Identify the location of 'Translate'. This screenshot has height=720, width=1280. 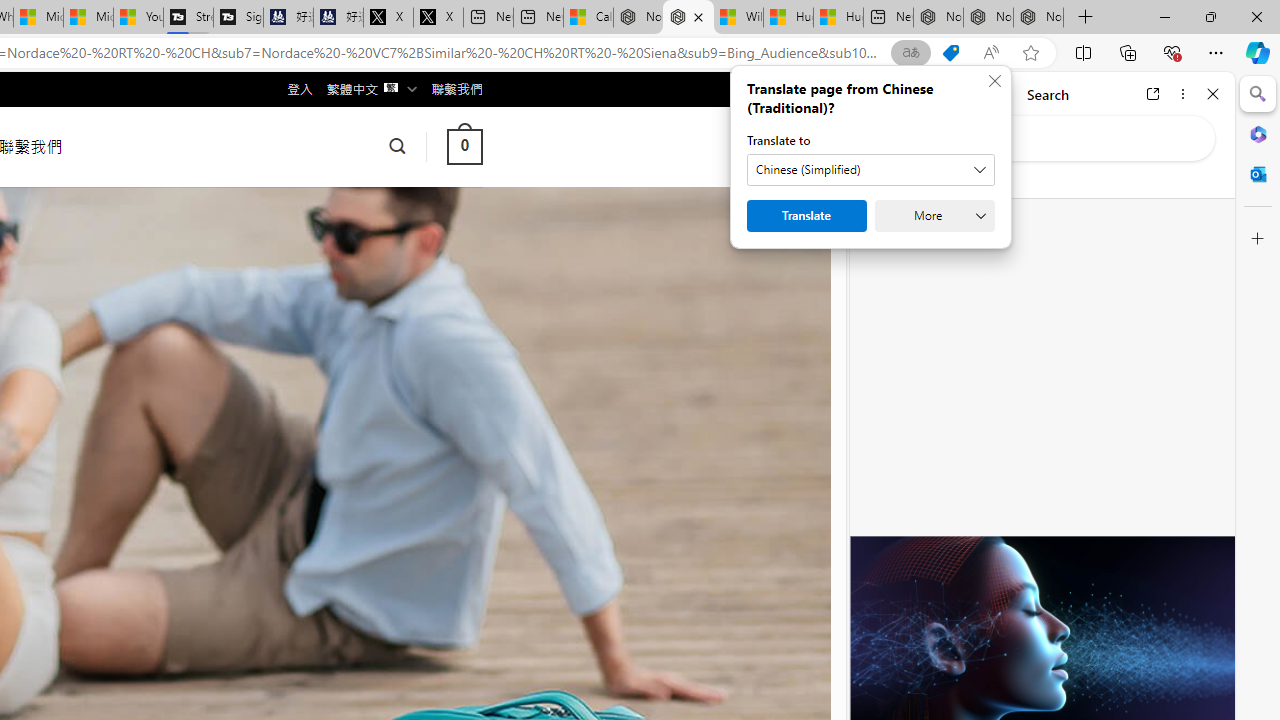
(807, 216).